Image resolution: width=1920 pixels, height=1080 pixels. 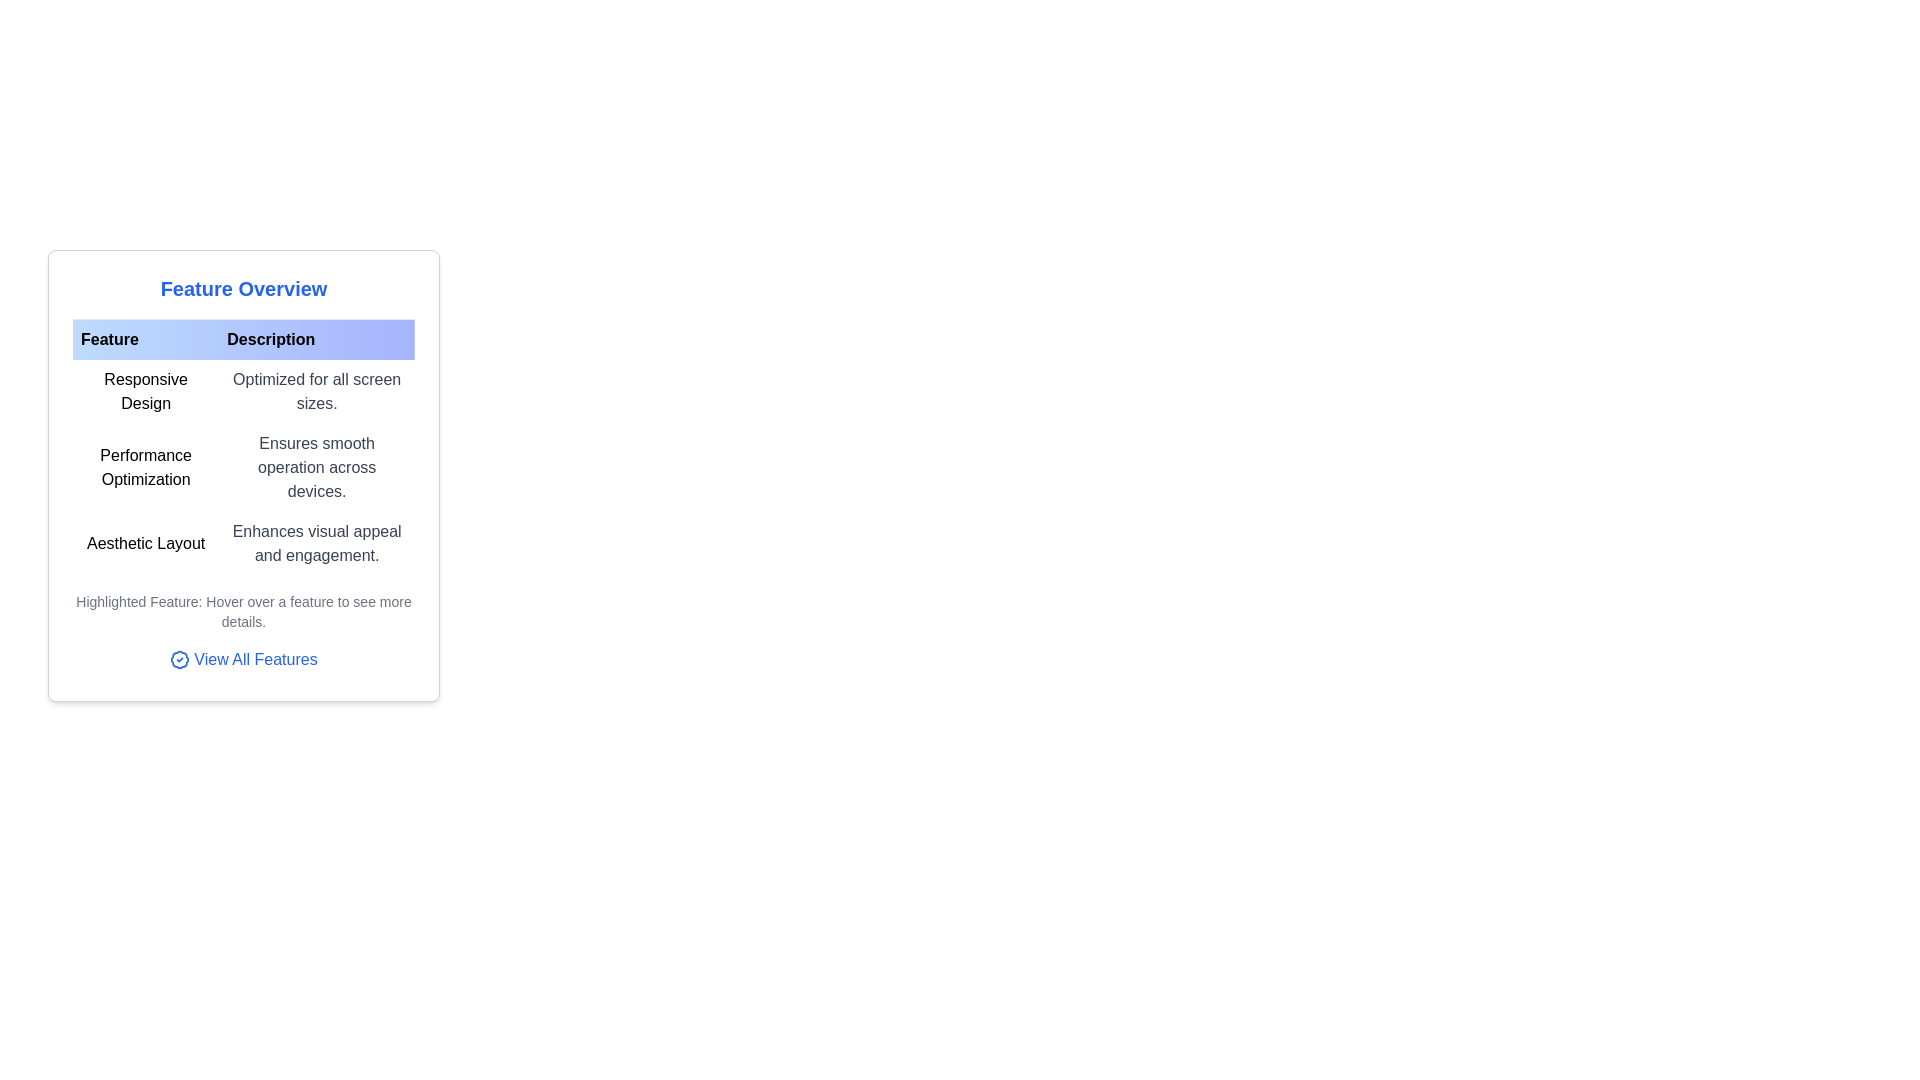 I want to click on the static text element that provides supplementary information about the 'Responsive Design' feature, located in the 'Description' column of the table under the 'Responsive Design' row, so click(x=316, y=392).